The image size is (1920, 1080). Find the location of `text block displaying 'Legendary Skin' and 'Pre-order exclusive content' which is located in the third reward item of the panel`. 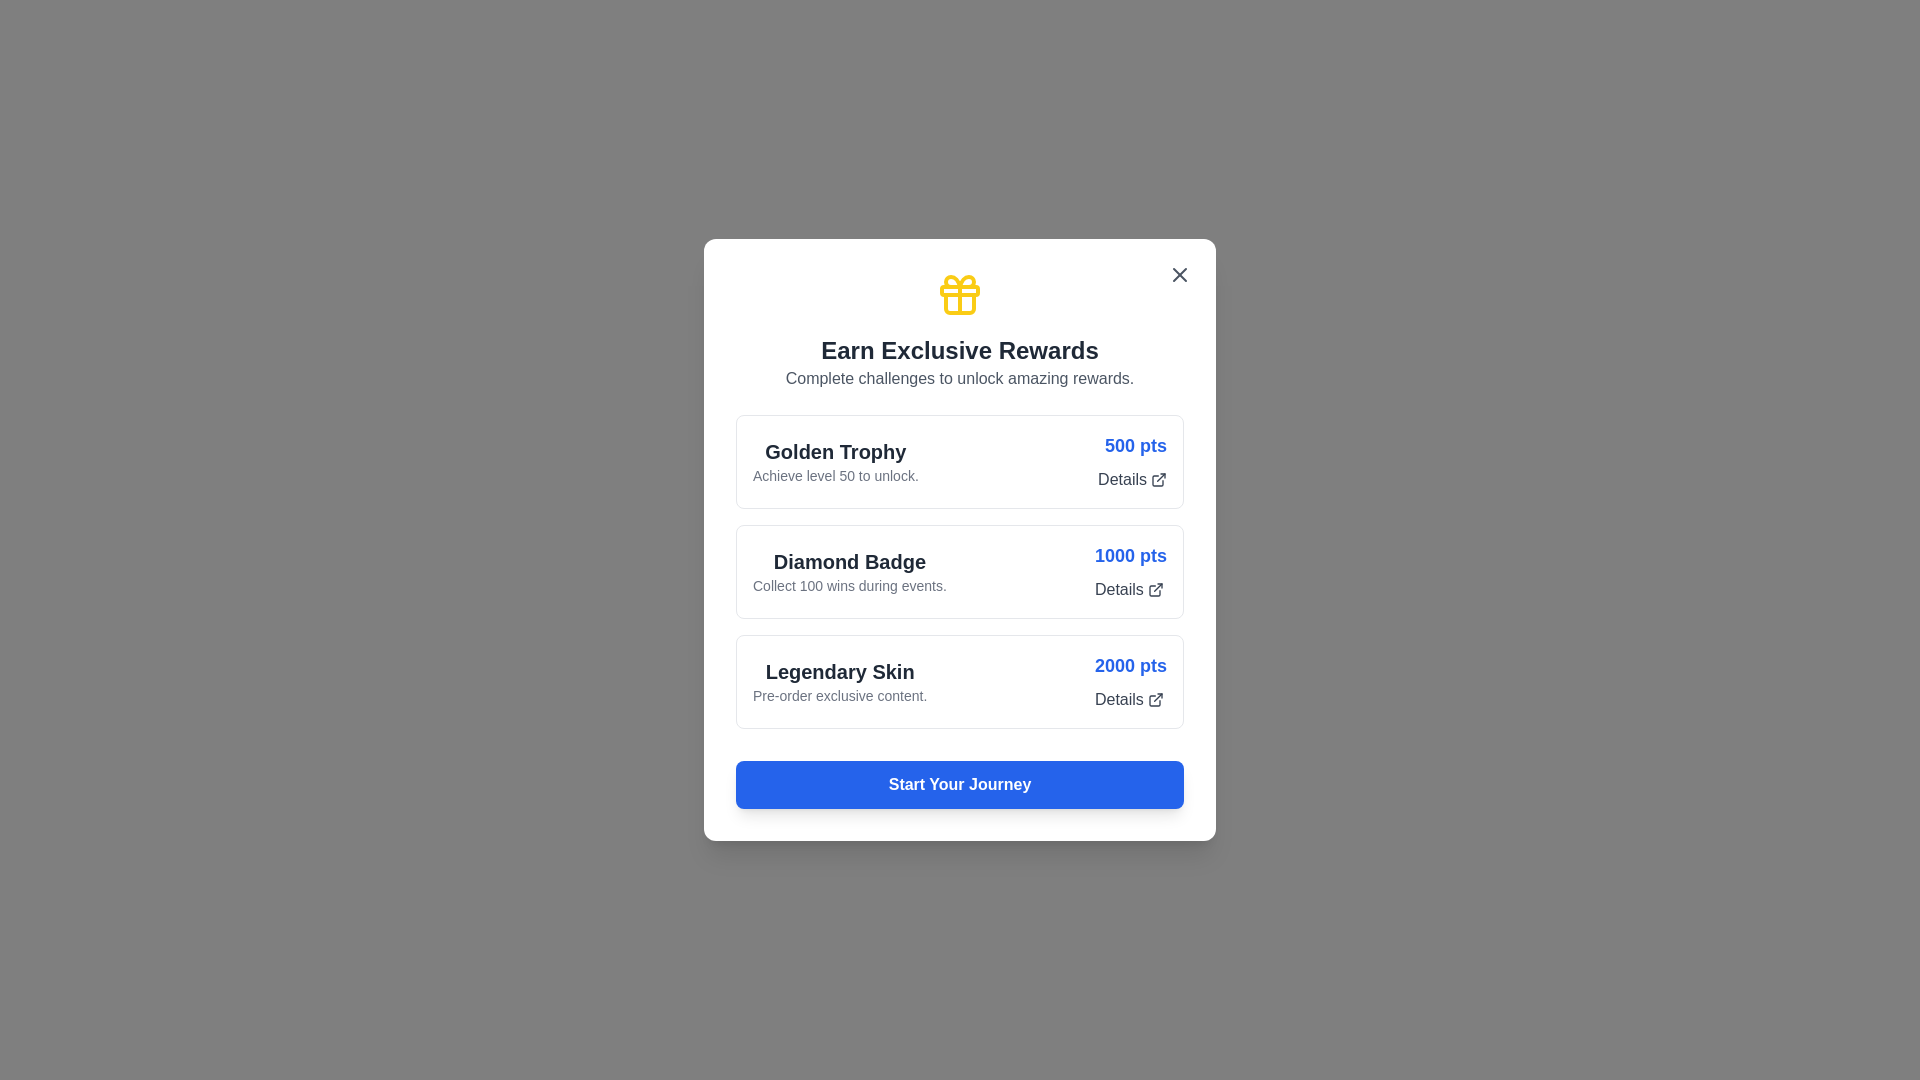

text block displaying 'Legendary Skin' and 'Pre-order exclusive content' which is located in the third reward item of the panel is located at coordinates (840, 681).